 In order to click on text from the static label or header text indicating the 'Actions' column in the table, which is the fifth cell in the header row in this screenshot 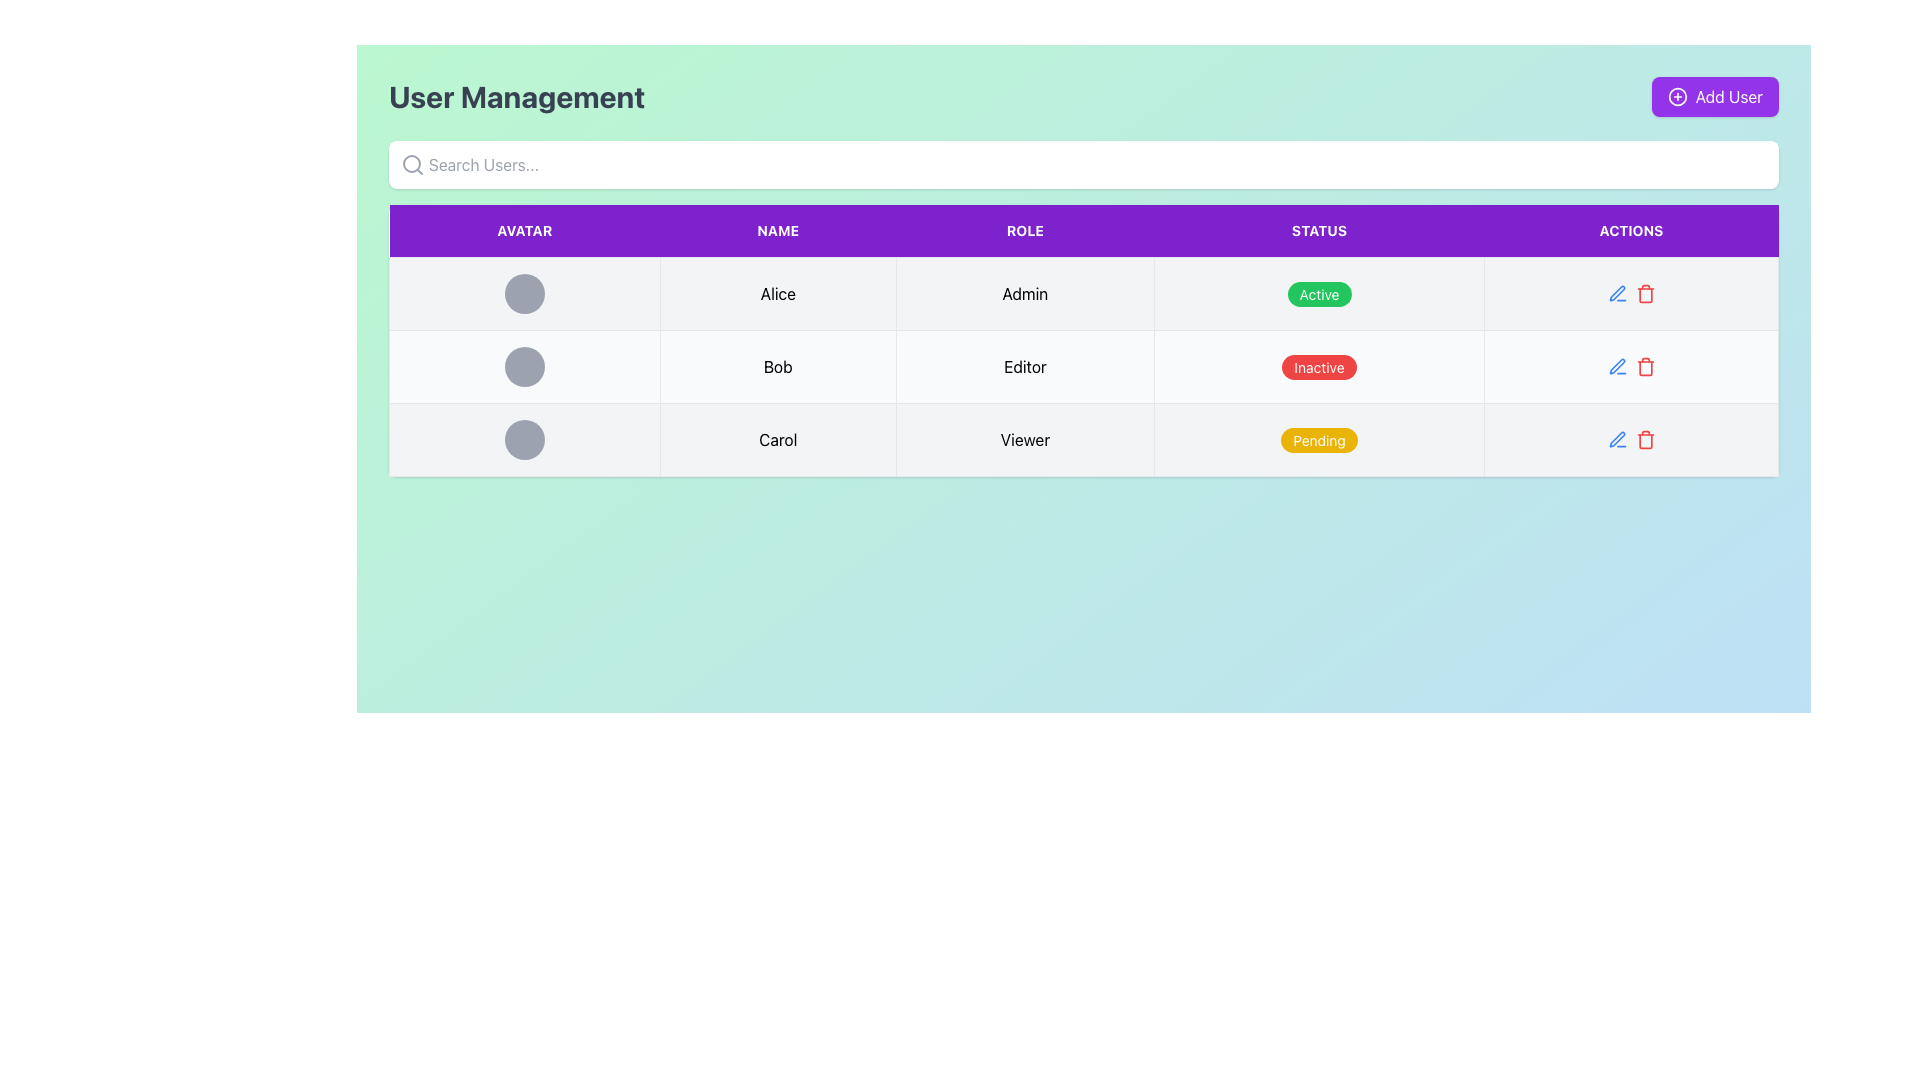, I will do `click(1631, 230)`.